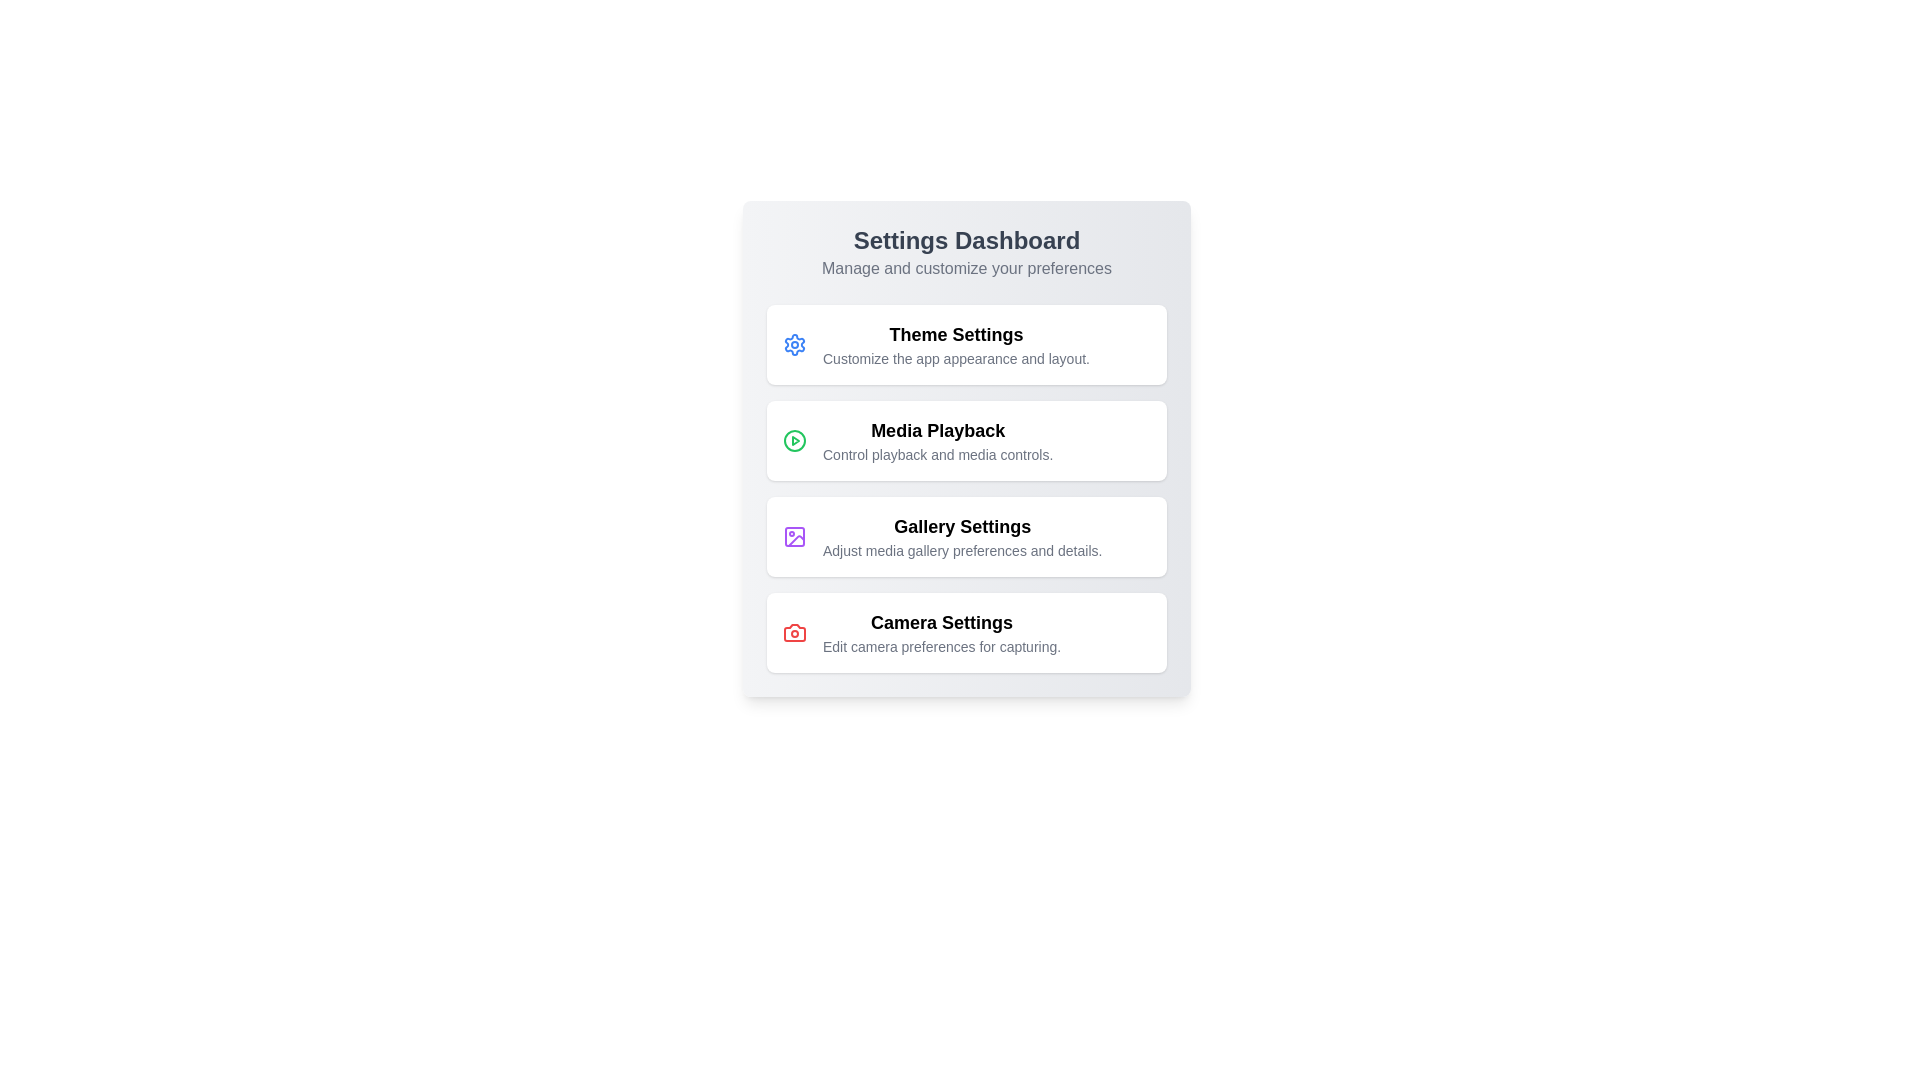 The image size is (1920, 1080). What do you see at coordinates (794, 439) in the screenshot?
I see `the circular outline surrounding the play icon in the Media Playback section` at bounding box center [794, 439].